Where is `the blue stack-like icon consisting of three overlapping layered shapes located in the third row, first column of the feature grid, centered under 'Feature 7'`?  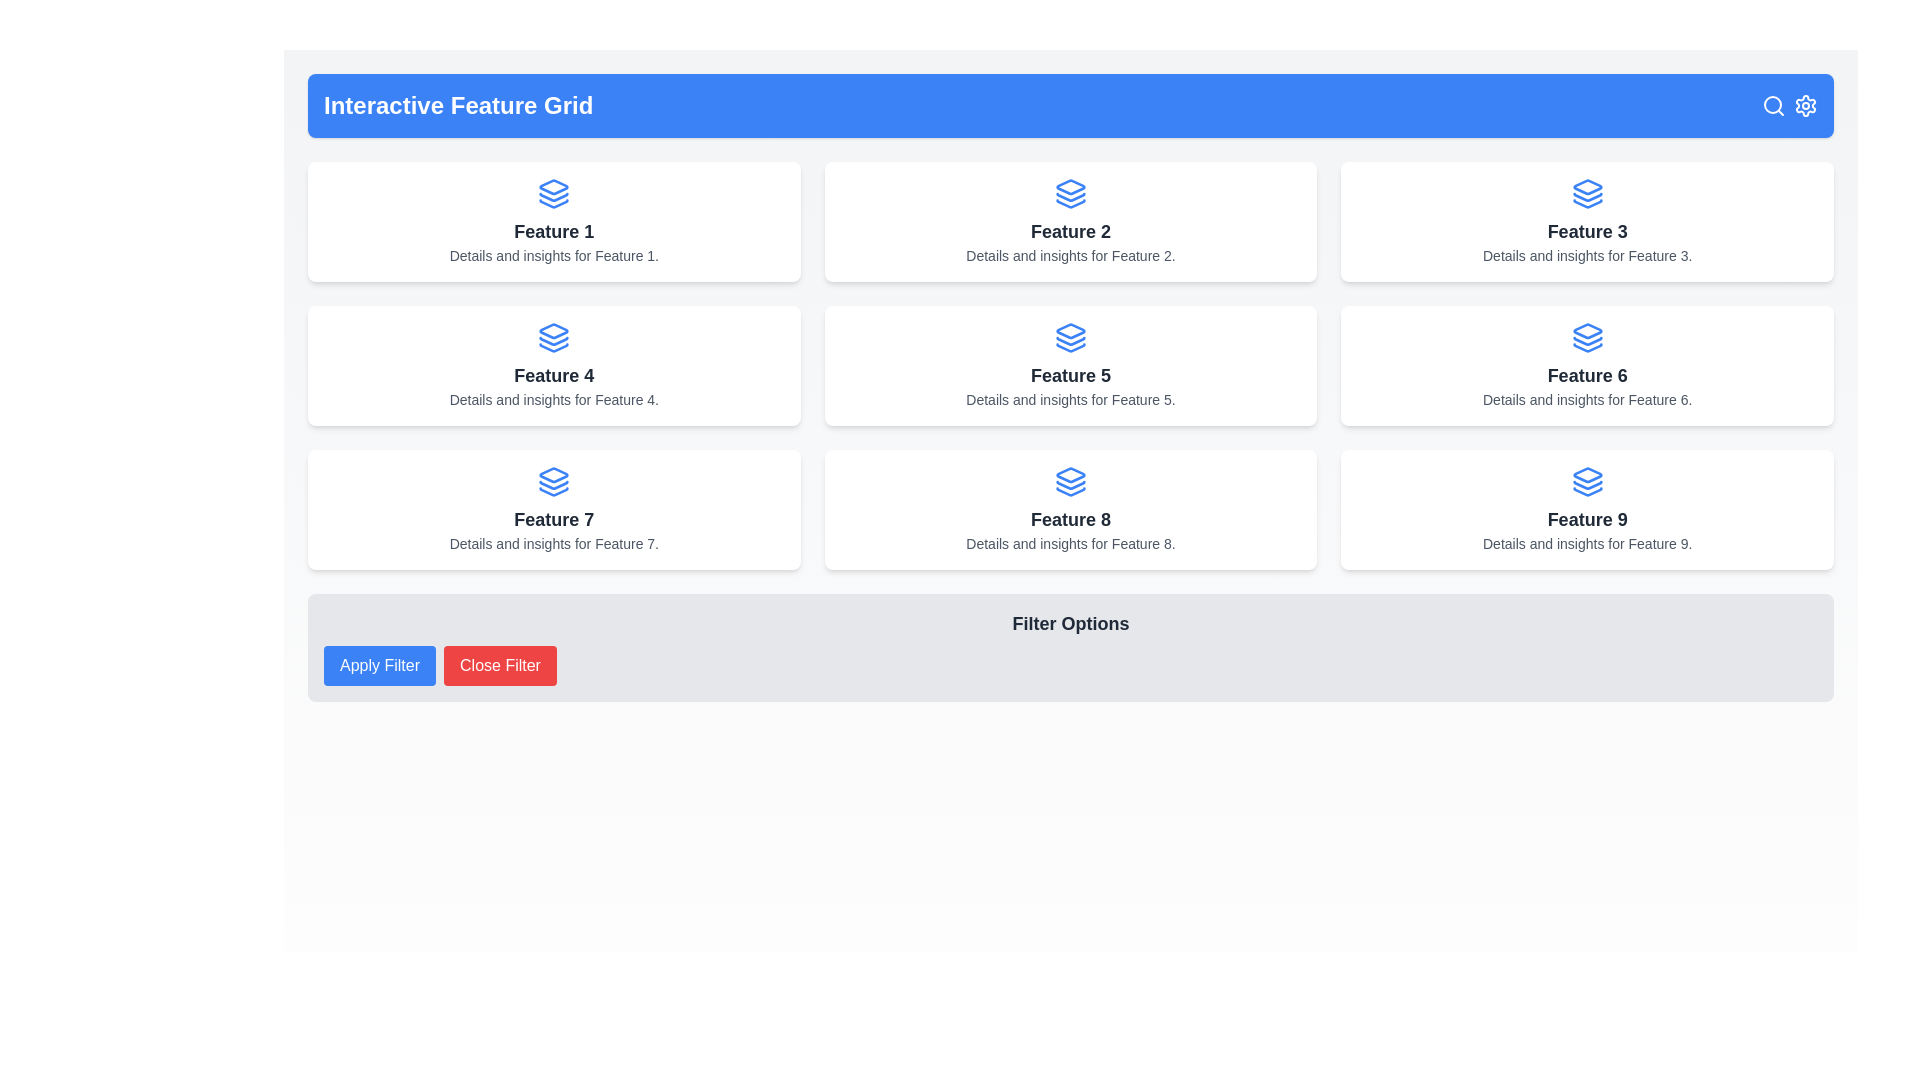
the blue stack-like icon consisting of three overlapping layered shapes located in the third row, first column of the feature grid, centered under 'Feature 7' is located at coordinates (554, 482).